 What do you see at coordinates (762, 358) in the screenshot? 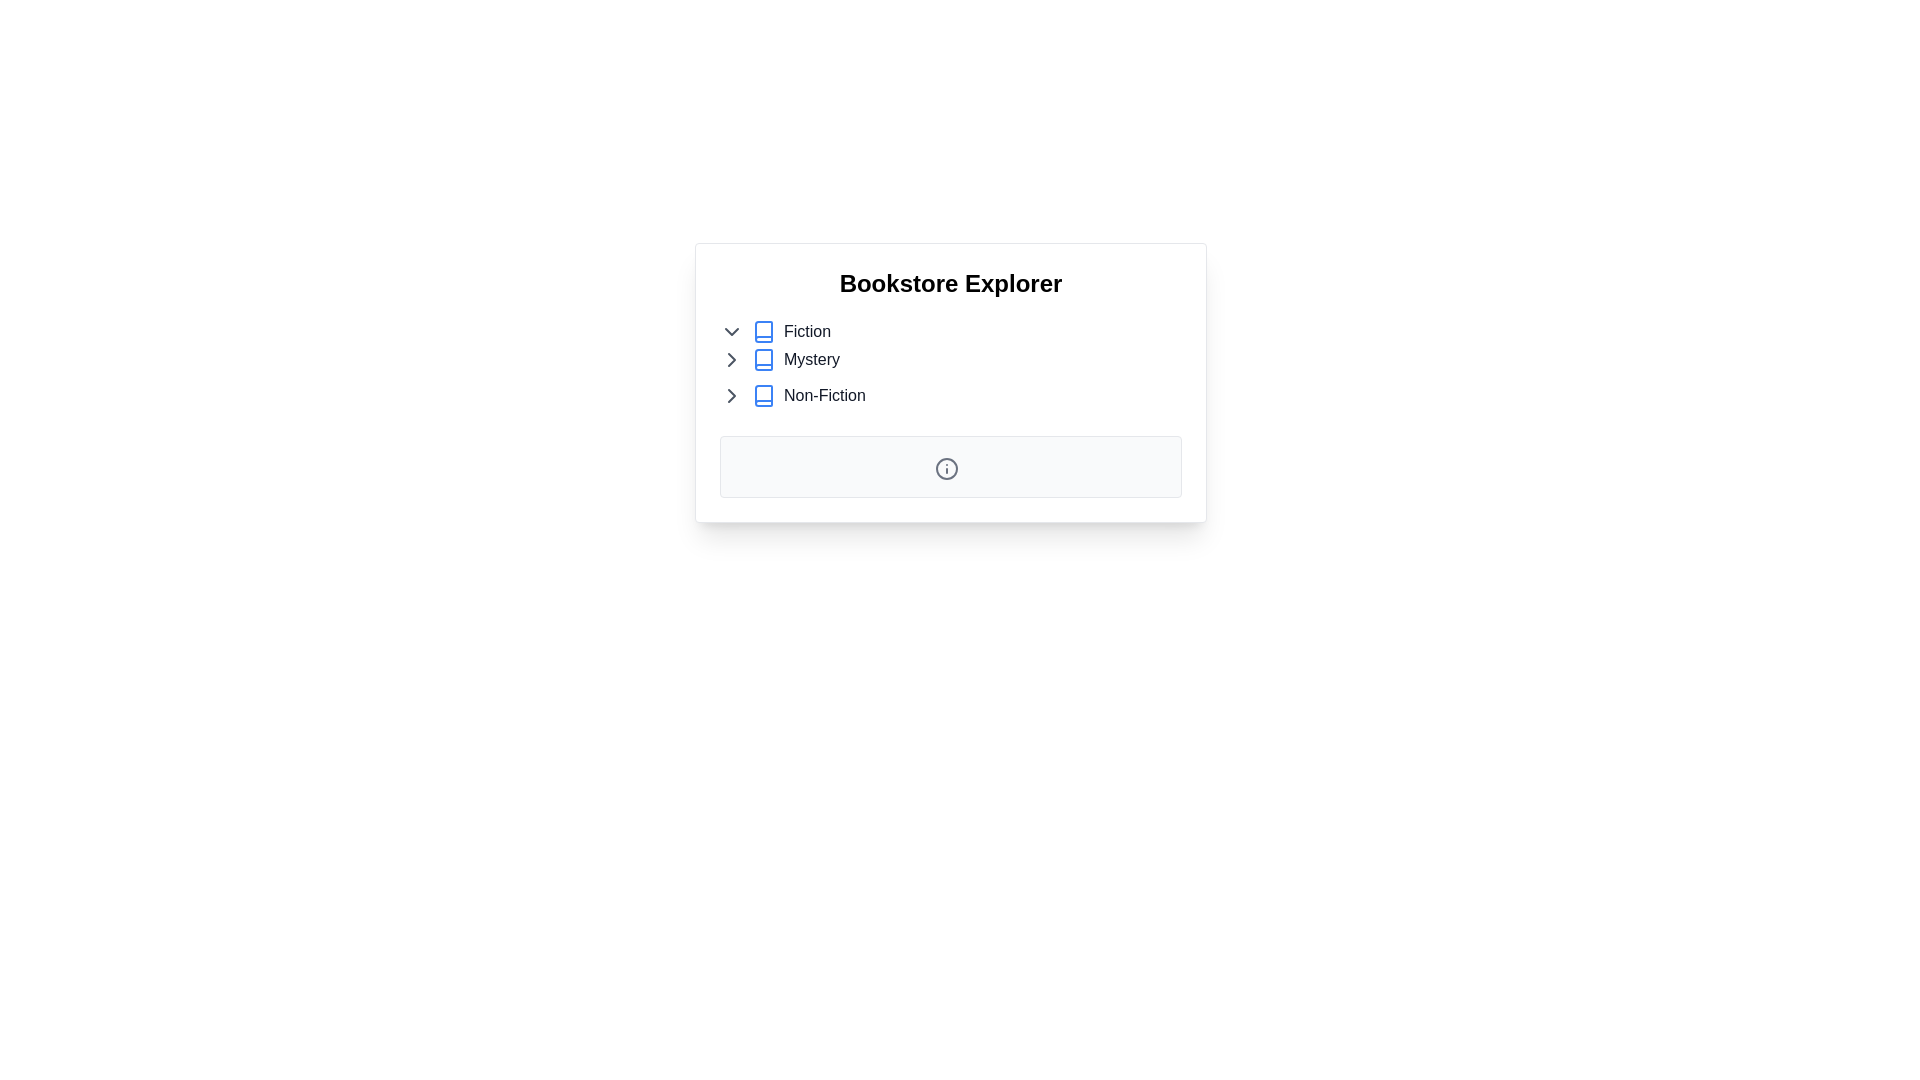
I see `the blue outlined book icon located below the 'Fiction' icon and above the 'Non-Fiction' icon in the vertical list` at bounding box center [762, 358].